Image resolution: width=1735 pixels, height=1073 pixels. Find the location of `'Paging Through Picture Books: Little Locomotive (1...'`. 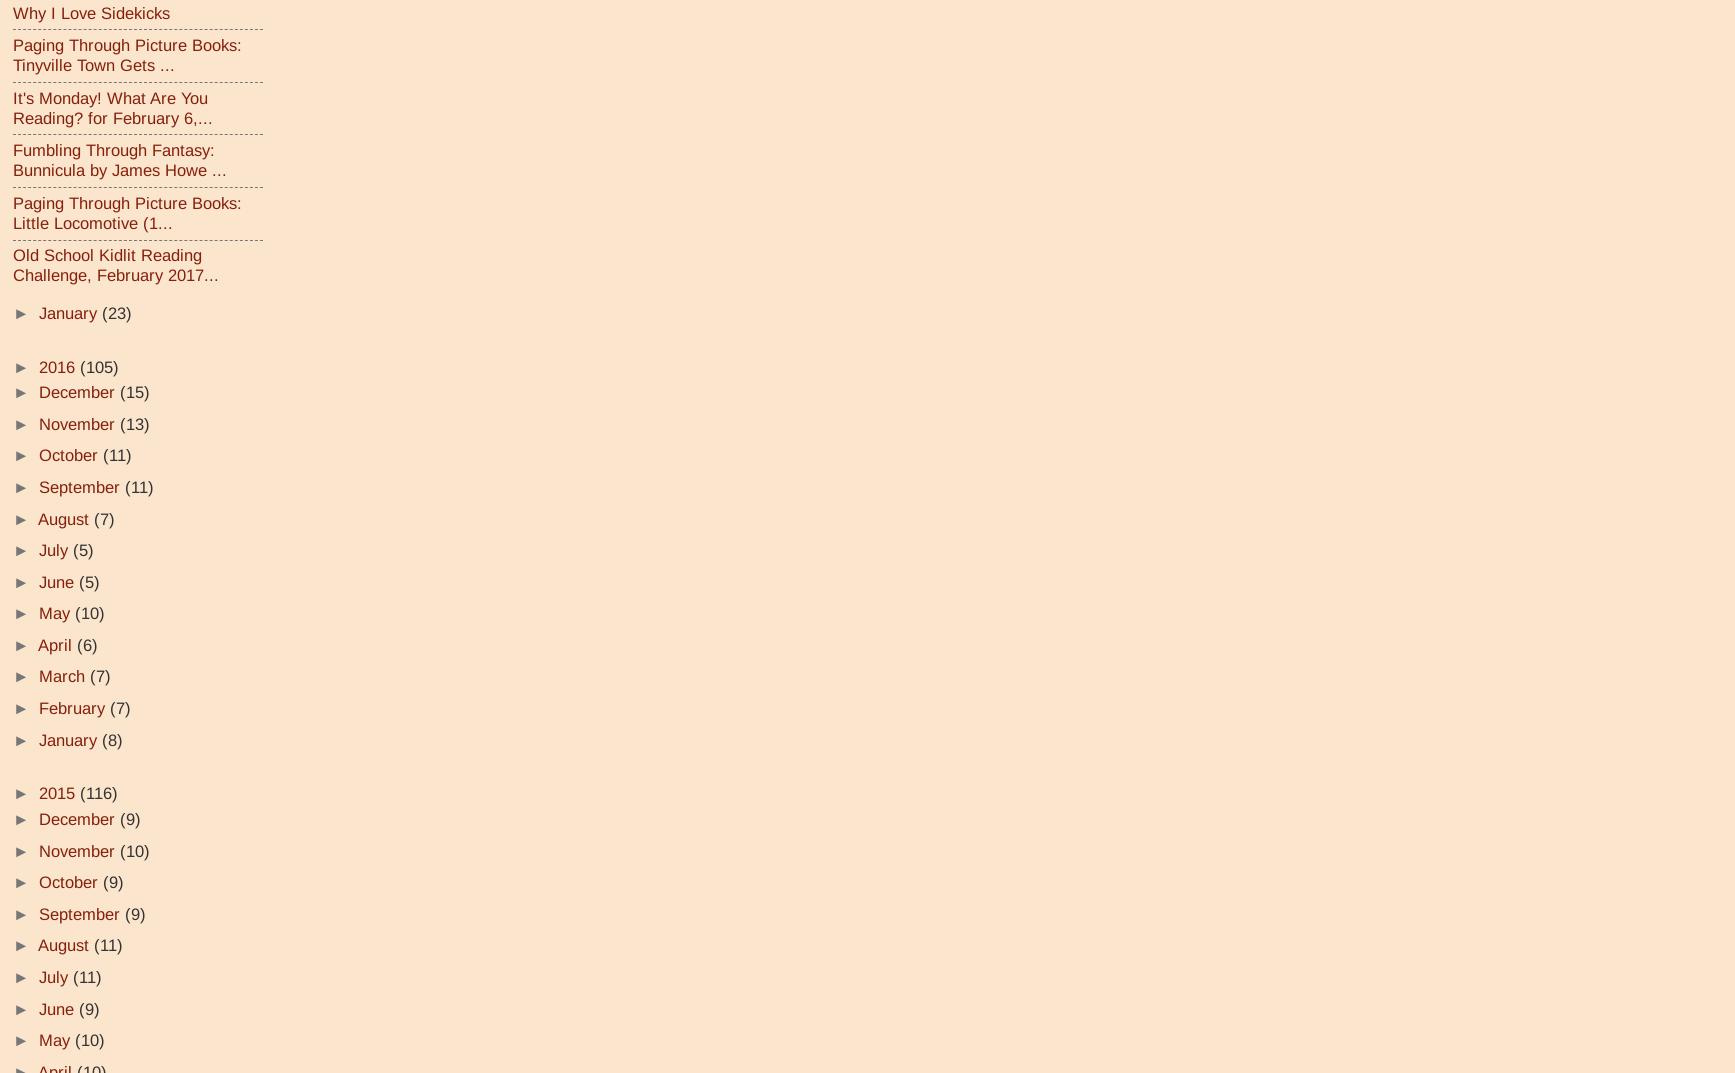

'Paging Through Picture Books: Little Locomotive (1...' is located at coordinates (127, 212).